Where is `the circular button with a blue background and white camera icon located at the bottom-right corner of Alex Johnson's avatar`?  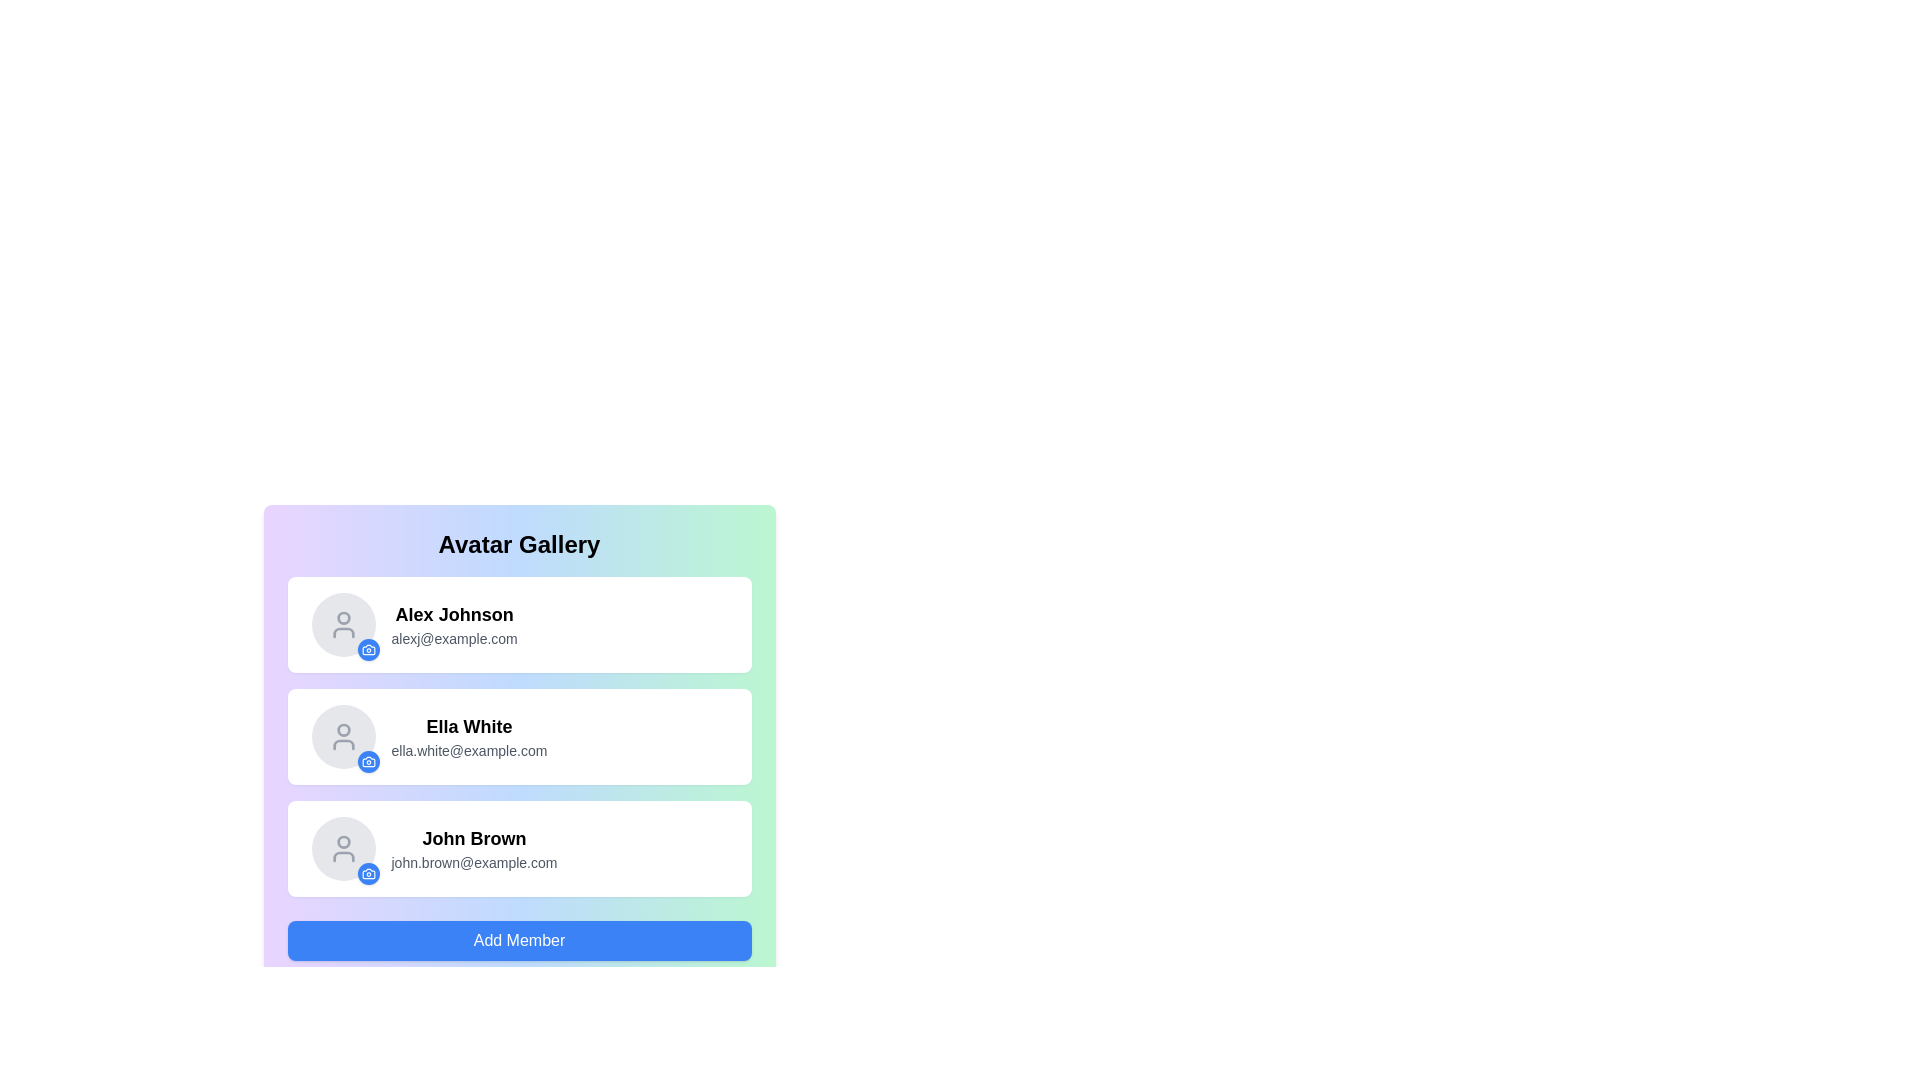 the circular button with a blue background and white camera icon located at the bottom-right corner of Alex Johnson's avatar is located at coordinates (368, 650).